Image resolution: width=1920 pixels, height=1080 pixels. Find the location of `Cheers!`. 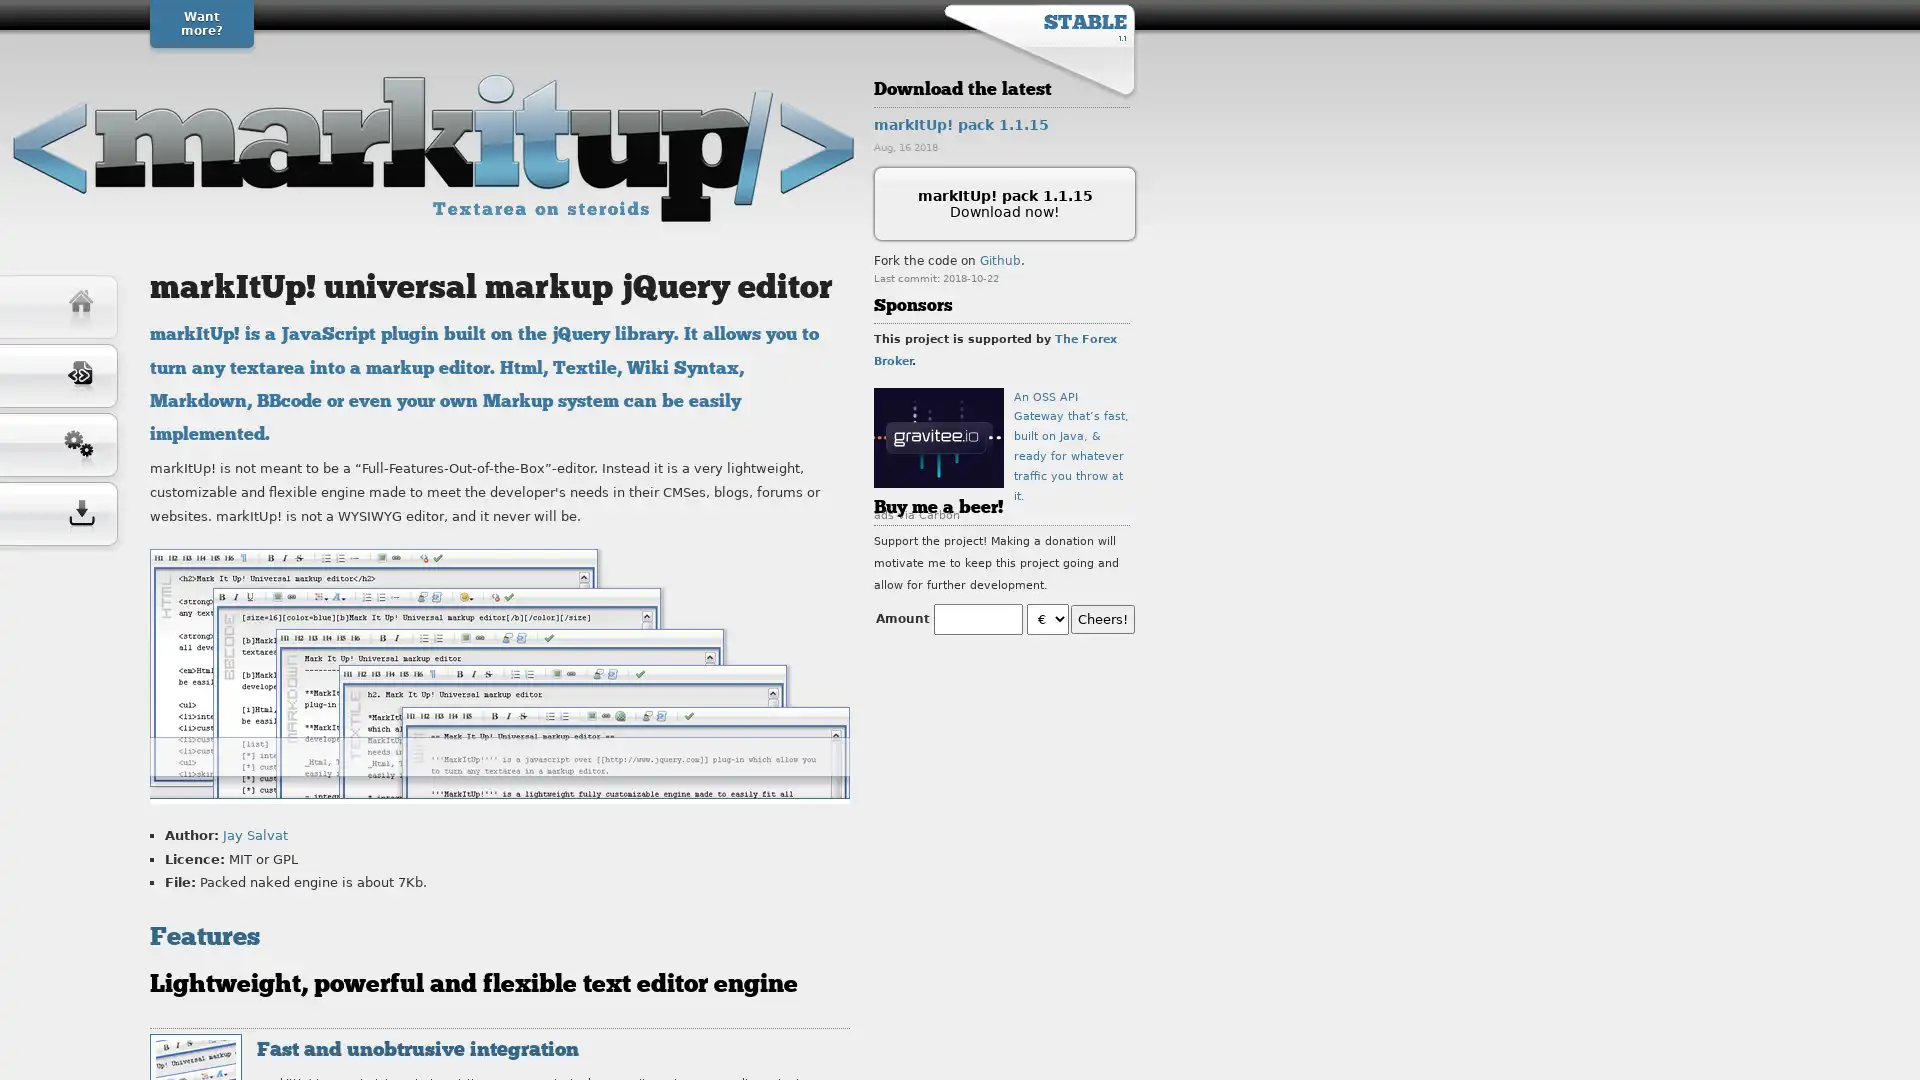

Cheers! is located at coordinates (1102, 618).